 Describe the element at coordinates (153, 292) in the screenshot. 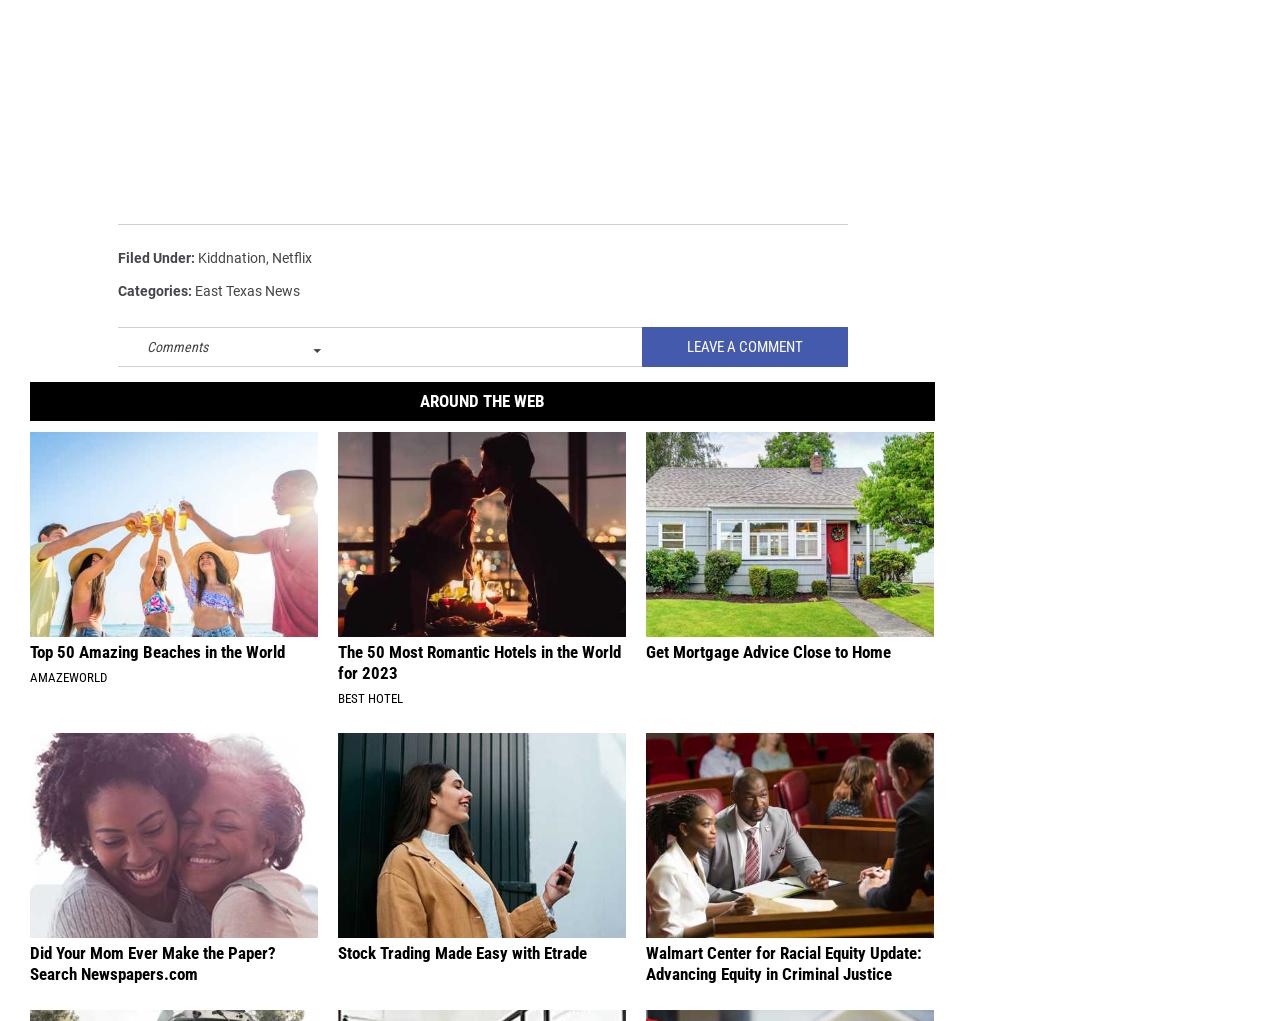

I see `'Categories'` at that location.